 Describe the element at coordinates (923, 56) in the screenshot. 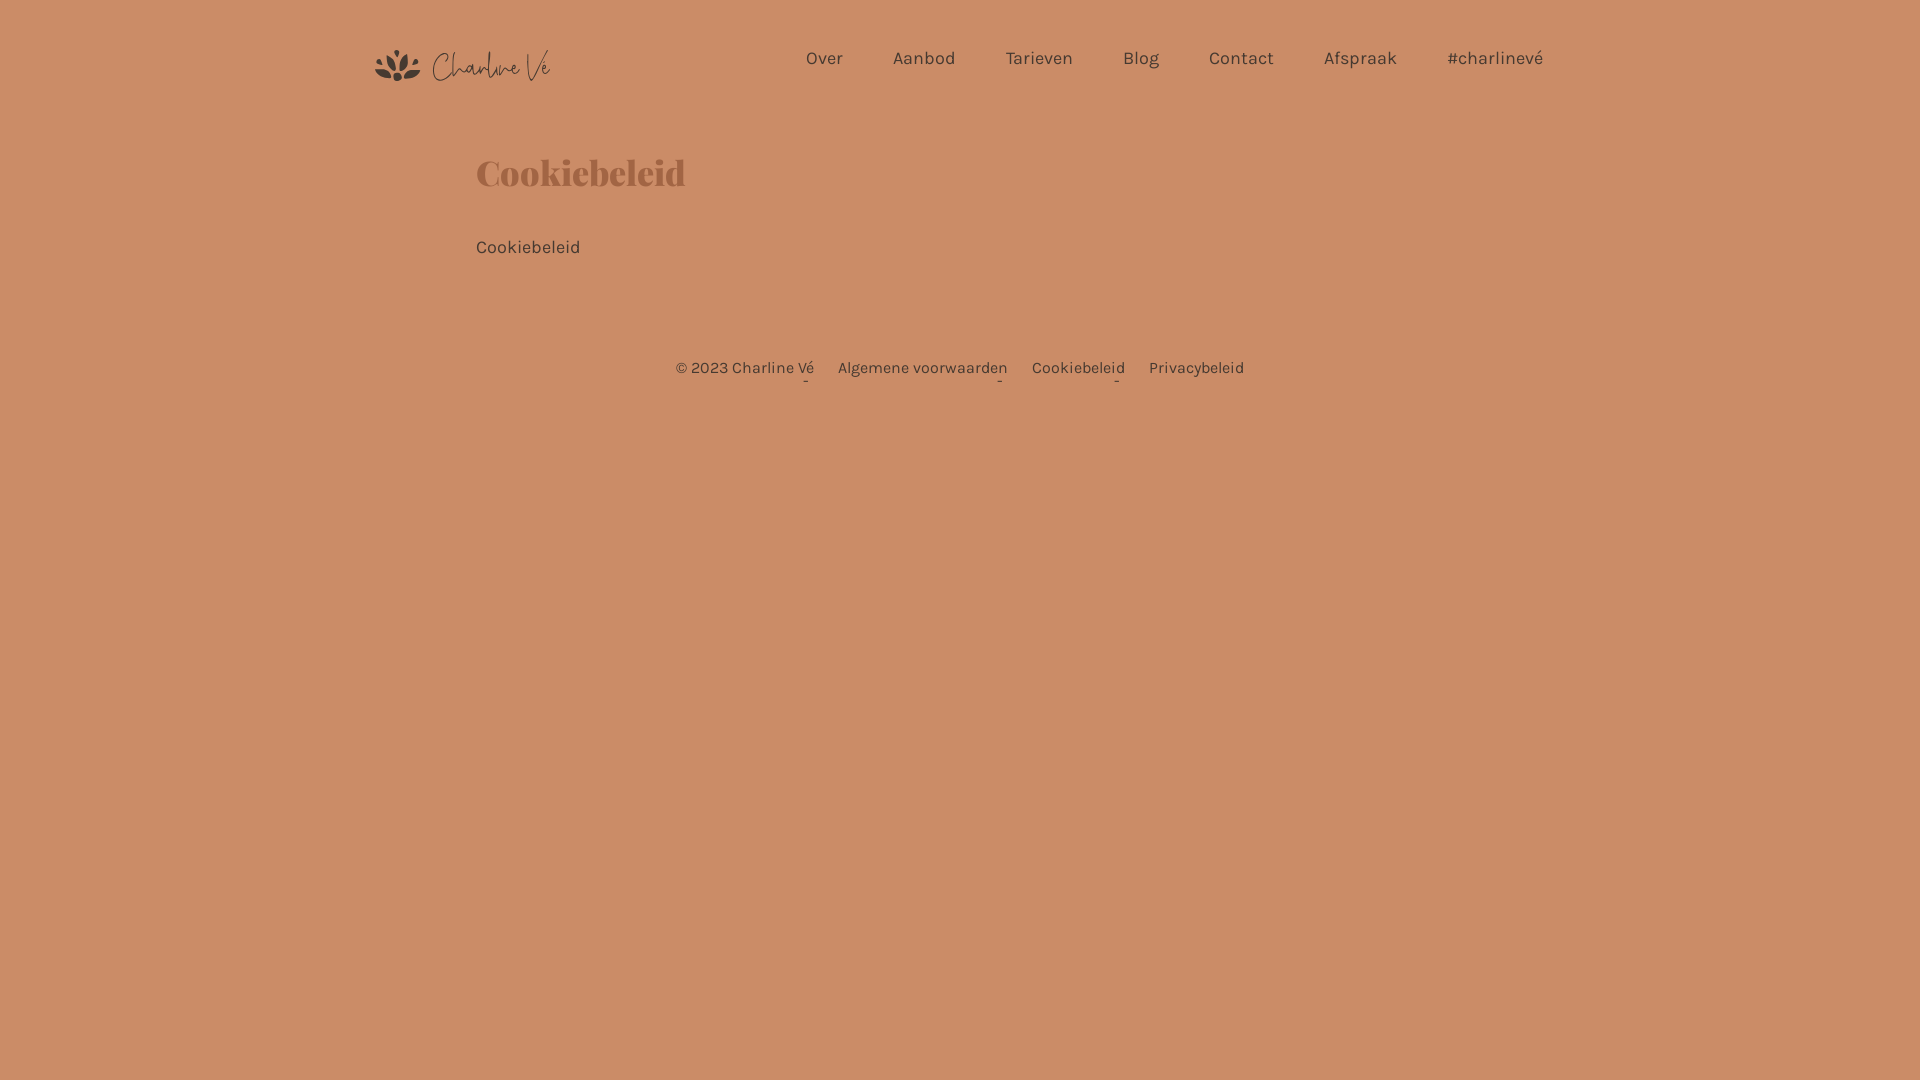

I see `'Aanbod'` at that location.